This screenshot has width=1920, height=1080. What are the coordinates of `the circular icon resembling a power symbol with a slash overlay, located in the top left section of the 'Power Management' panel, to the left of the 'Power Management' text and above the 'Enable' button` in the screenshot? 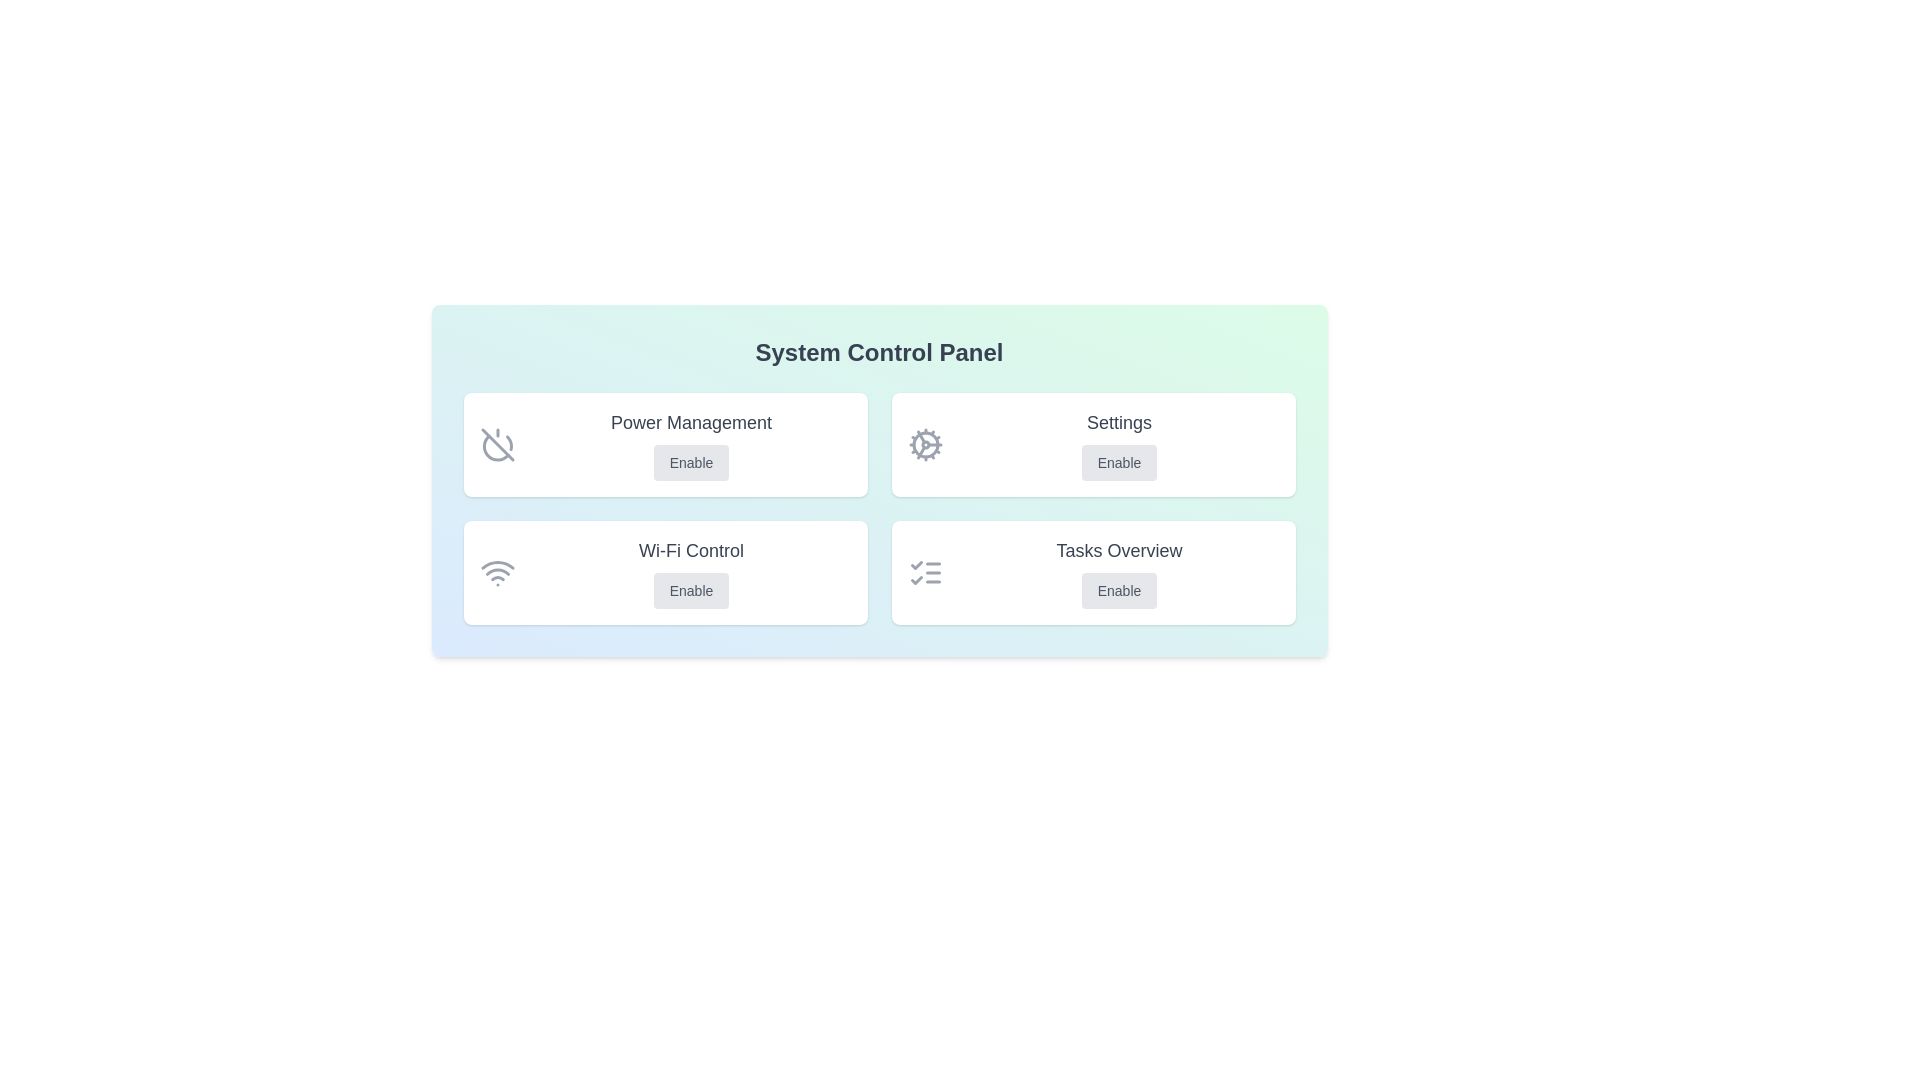 It's located at (497, 443).